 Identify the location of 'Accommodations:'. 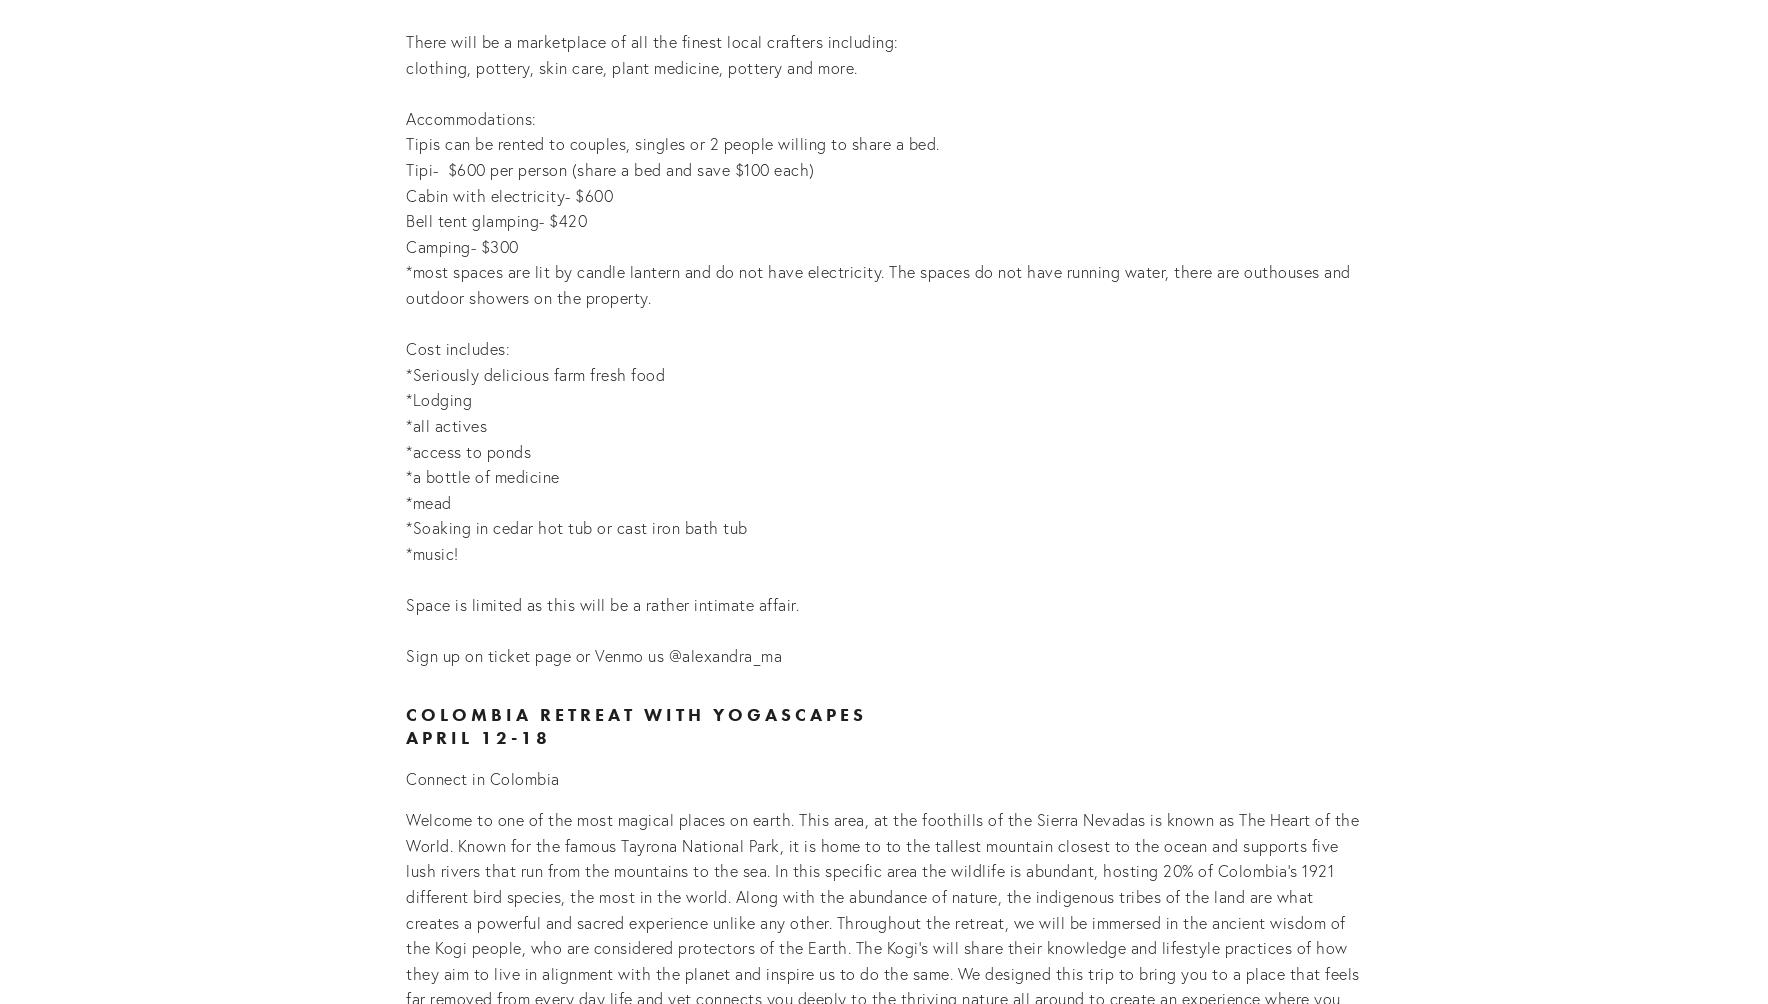
(405, 117).